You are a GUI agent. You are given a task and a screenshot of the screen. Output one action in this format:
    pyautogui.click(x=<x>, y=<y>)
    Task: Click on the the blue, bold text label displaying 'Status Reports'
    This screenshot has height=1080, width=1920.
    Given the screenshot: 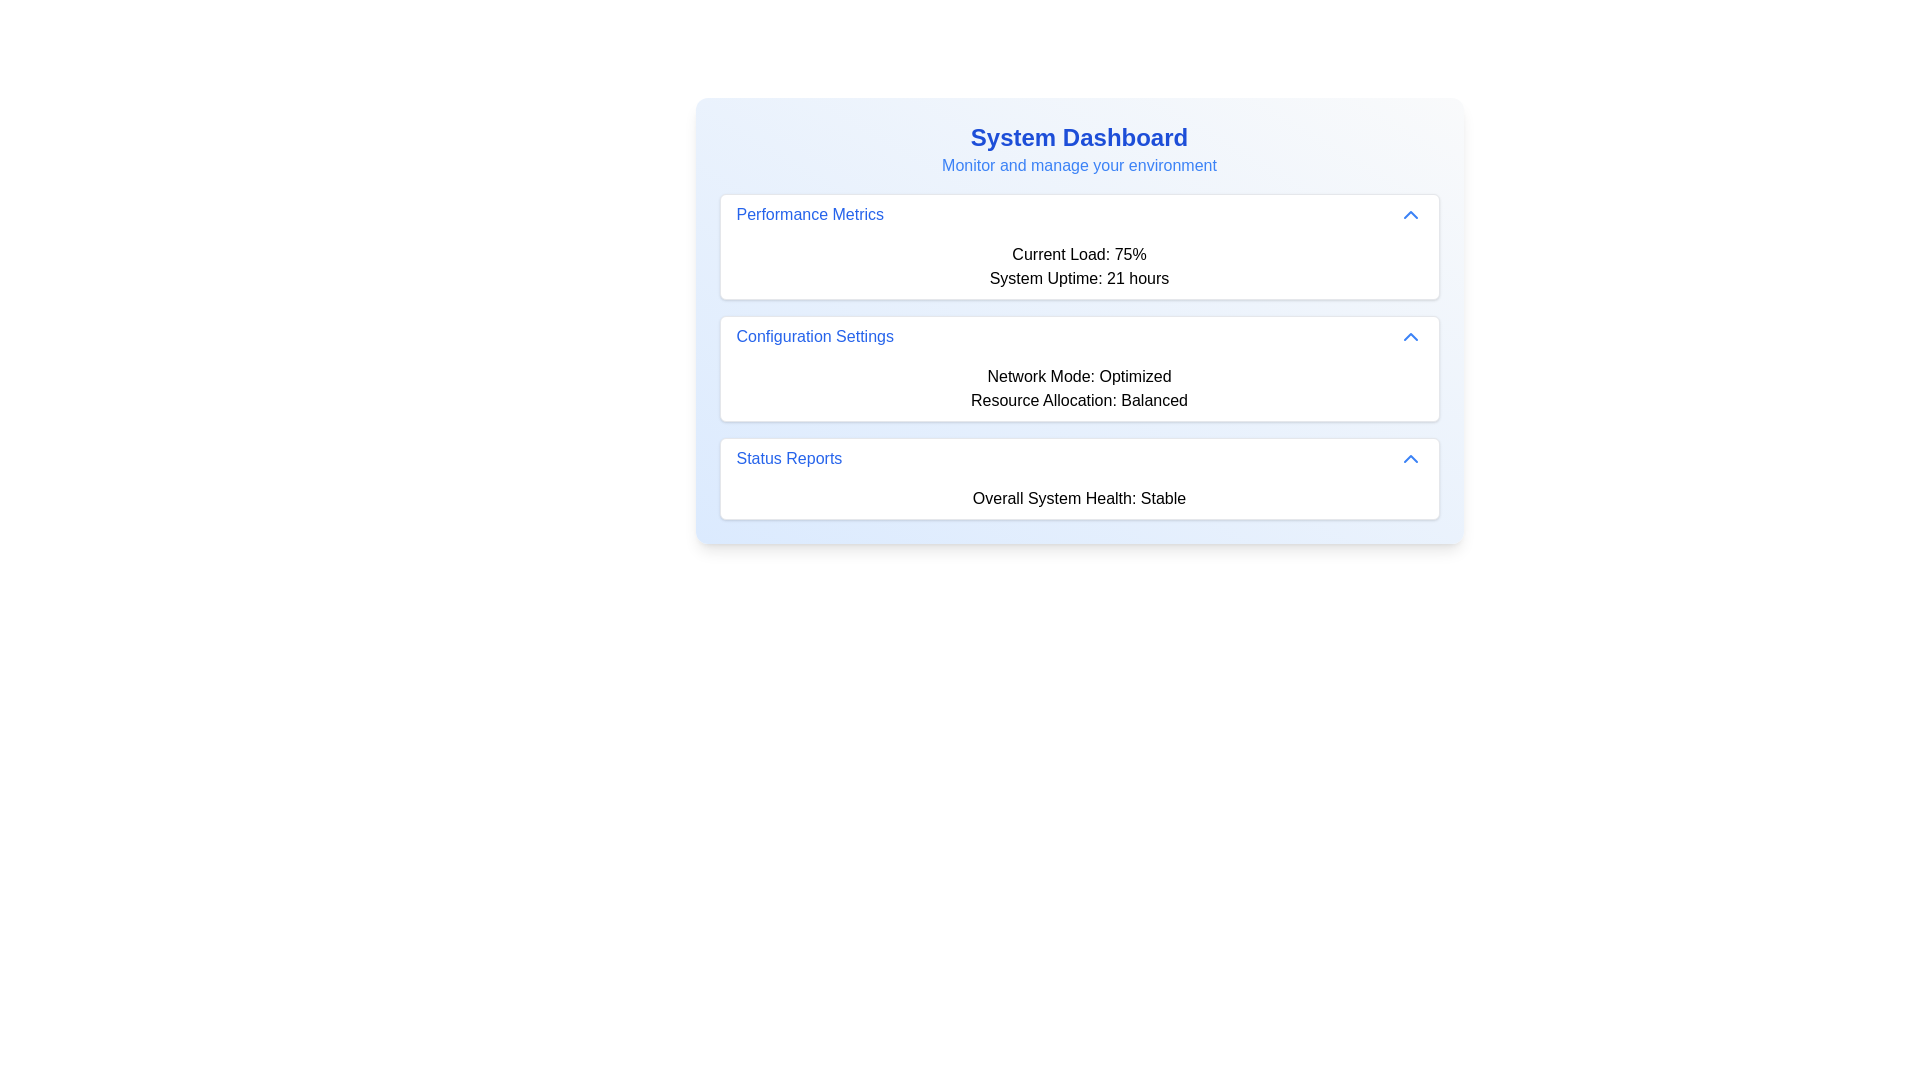 What is the action you would take?
    pyautogui.click(x=788, y=459)
    